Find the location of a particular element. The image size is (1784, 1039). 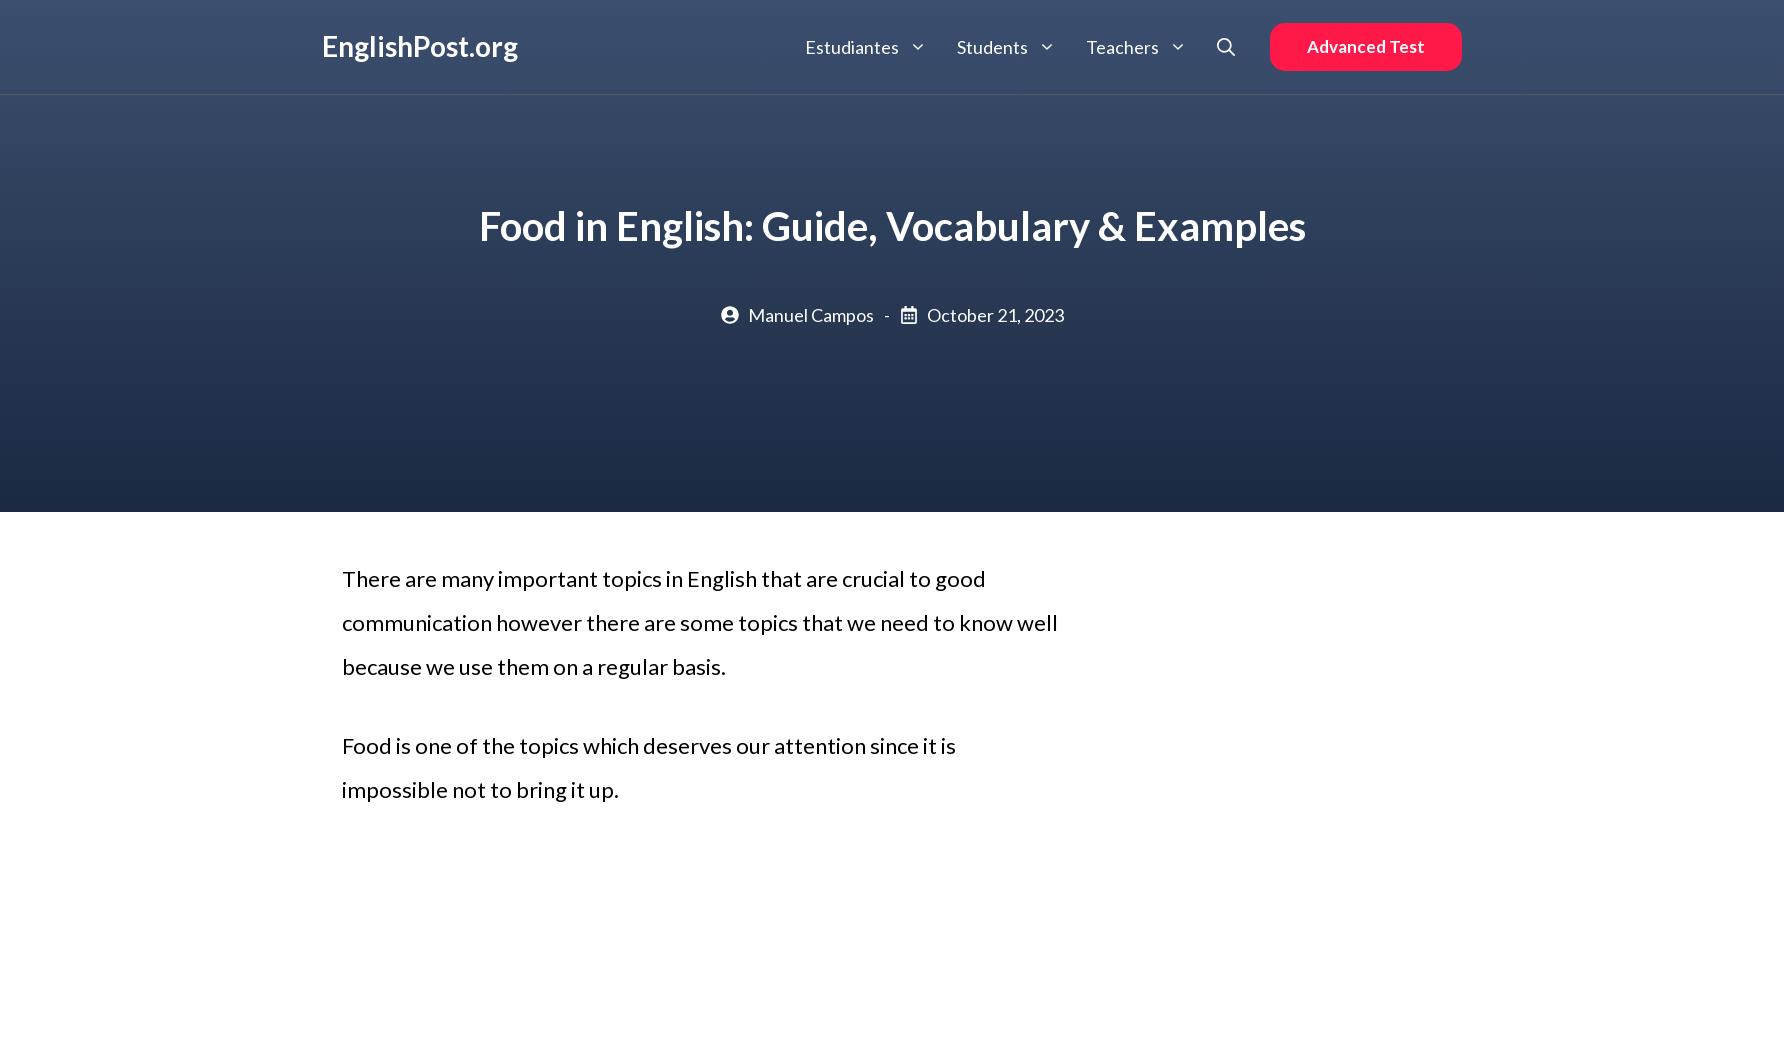

'Manuel Campos' is located at coordinates (808, 315).